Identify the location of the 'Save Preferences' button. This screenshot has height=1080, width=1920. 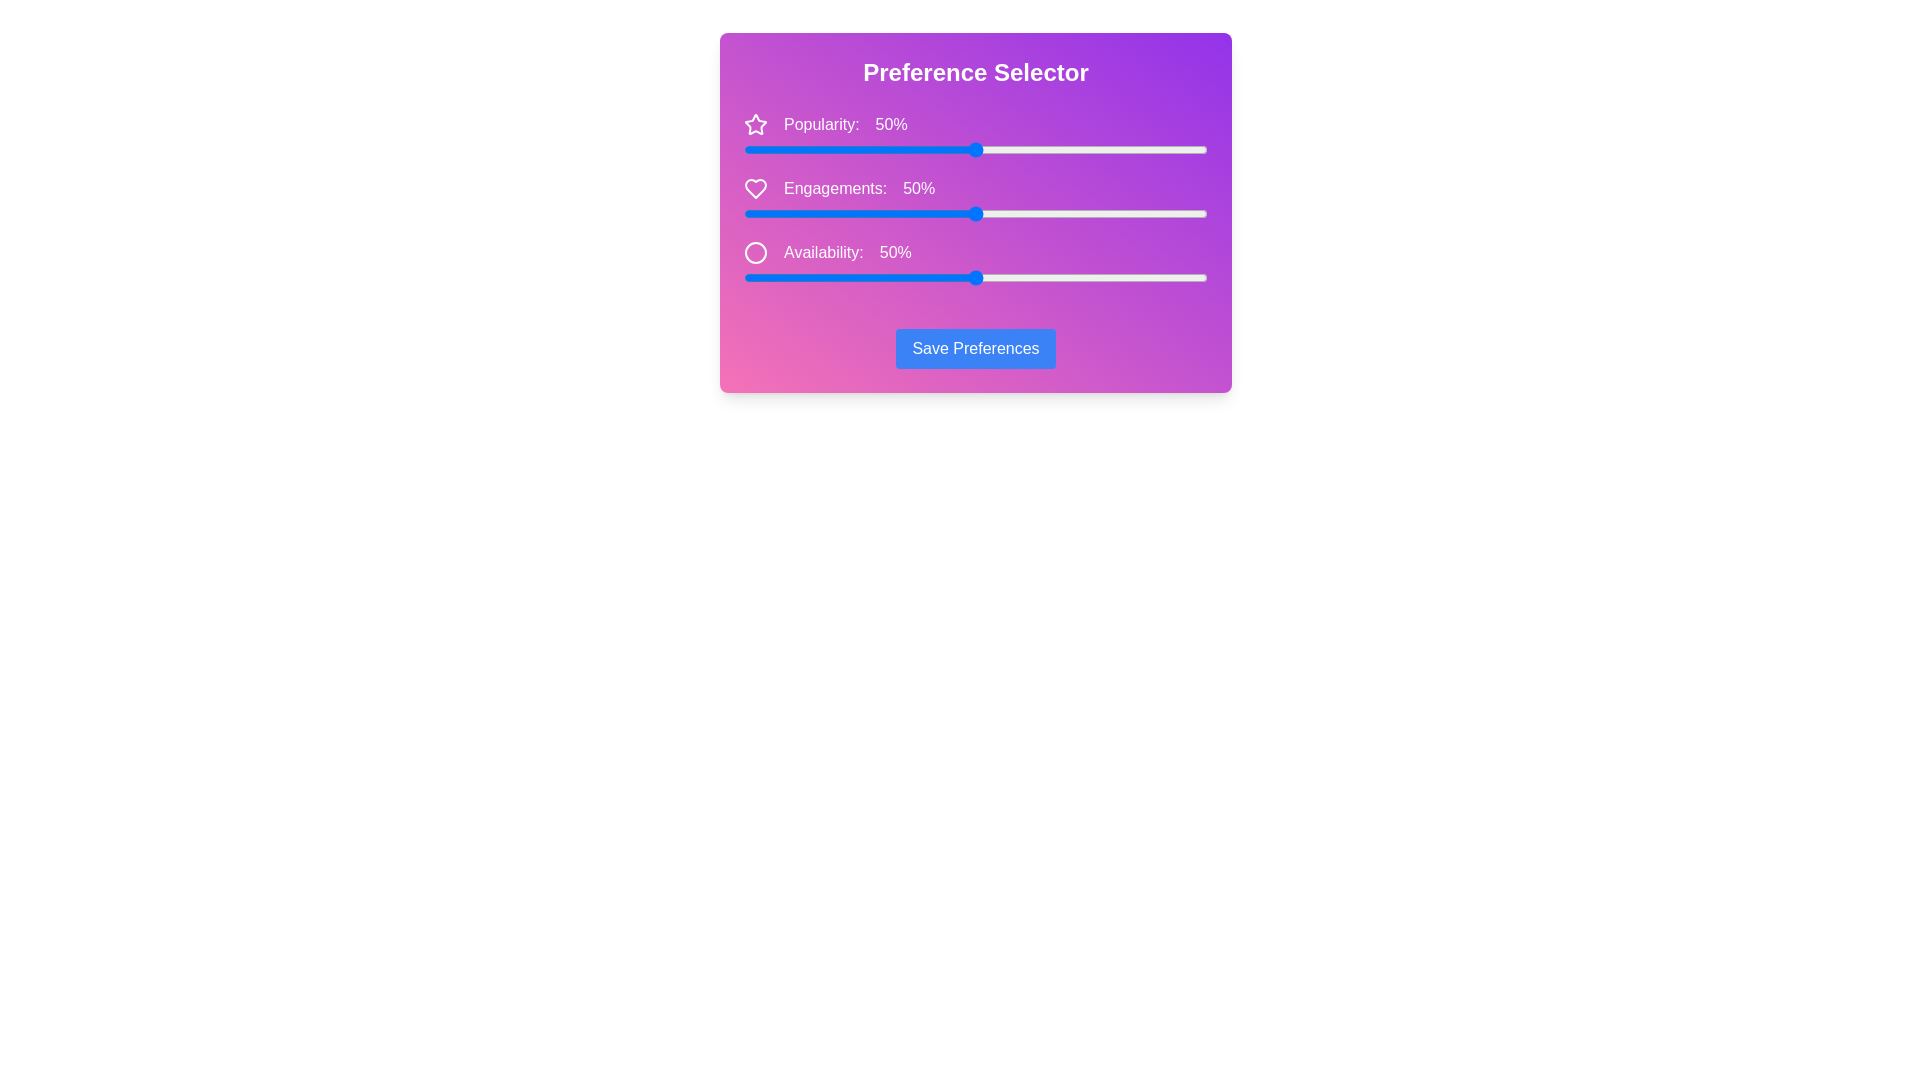
(975, 347).